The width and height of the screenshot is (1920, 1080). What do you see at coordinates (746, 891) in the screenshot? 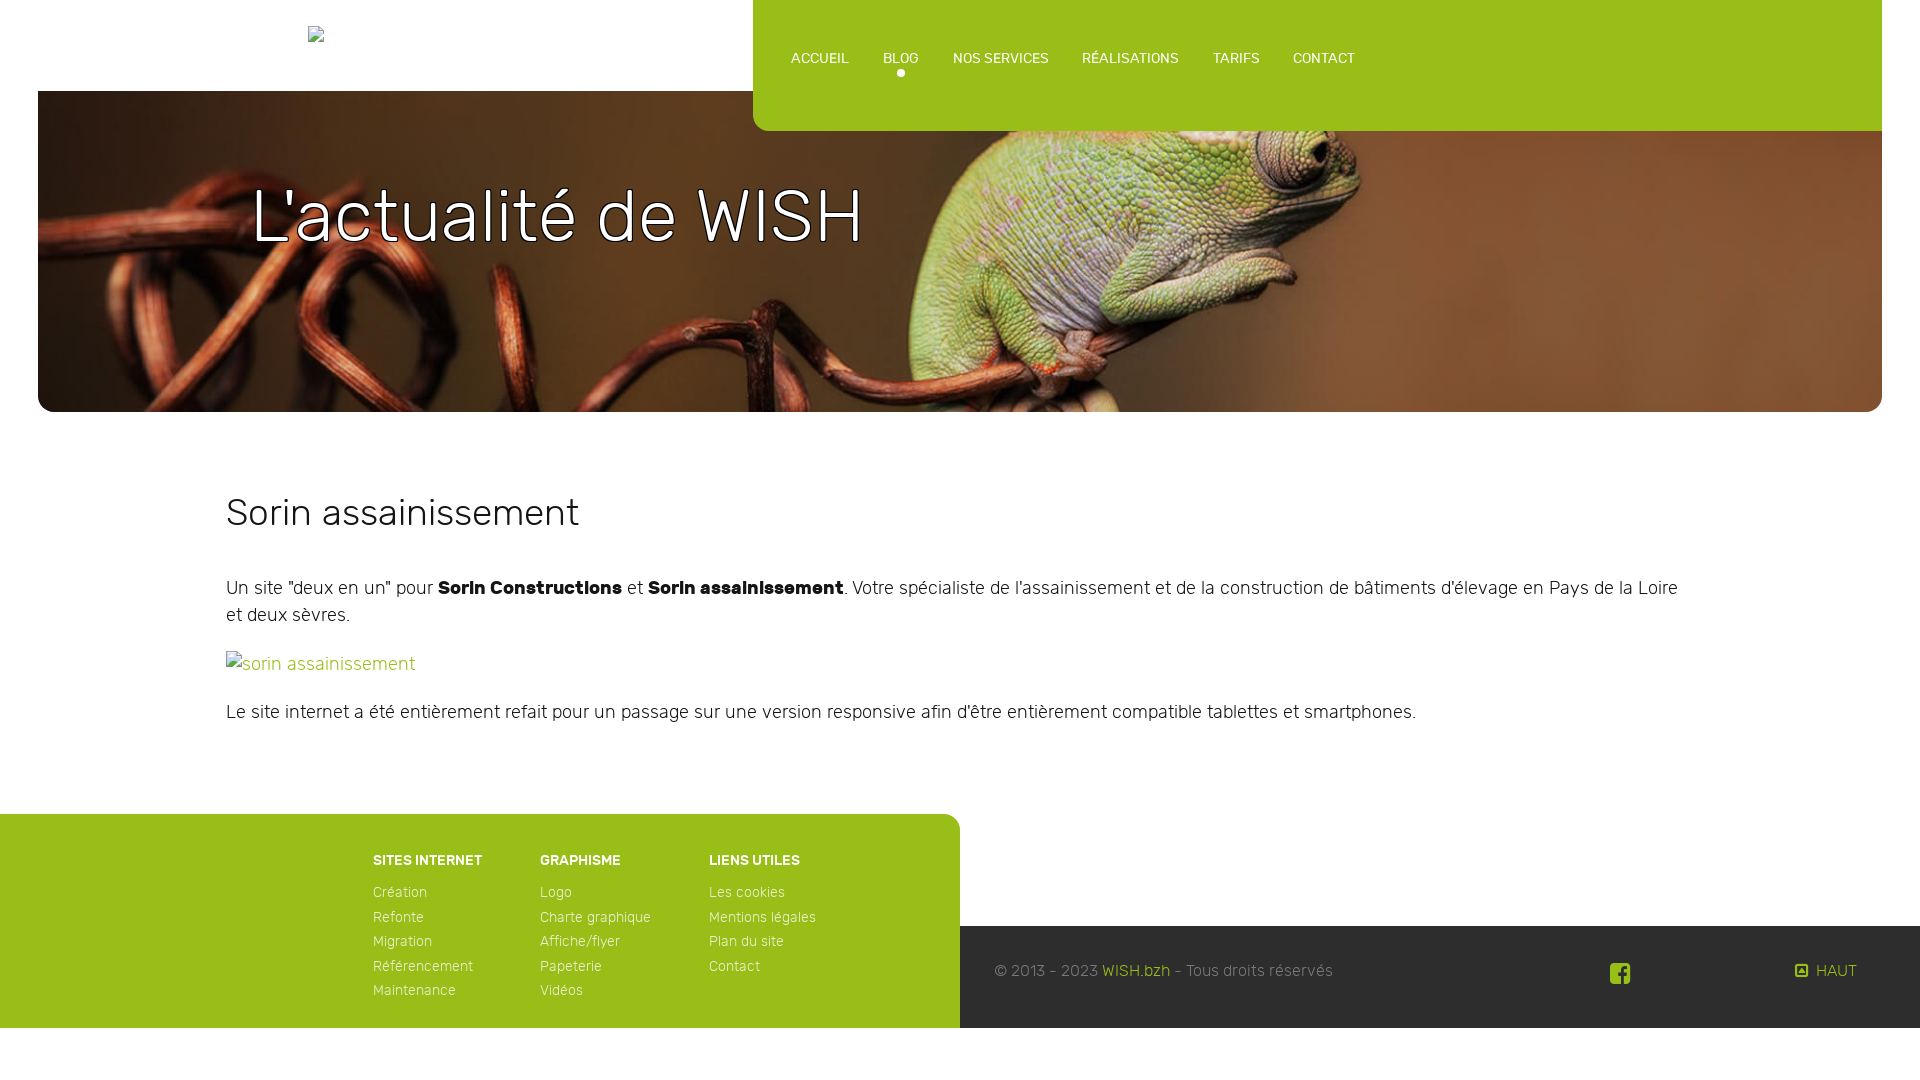
I see `'Les cookies'` at bounding box center [746, 891].